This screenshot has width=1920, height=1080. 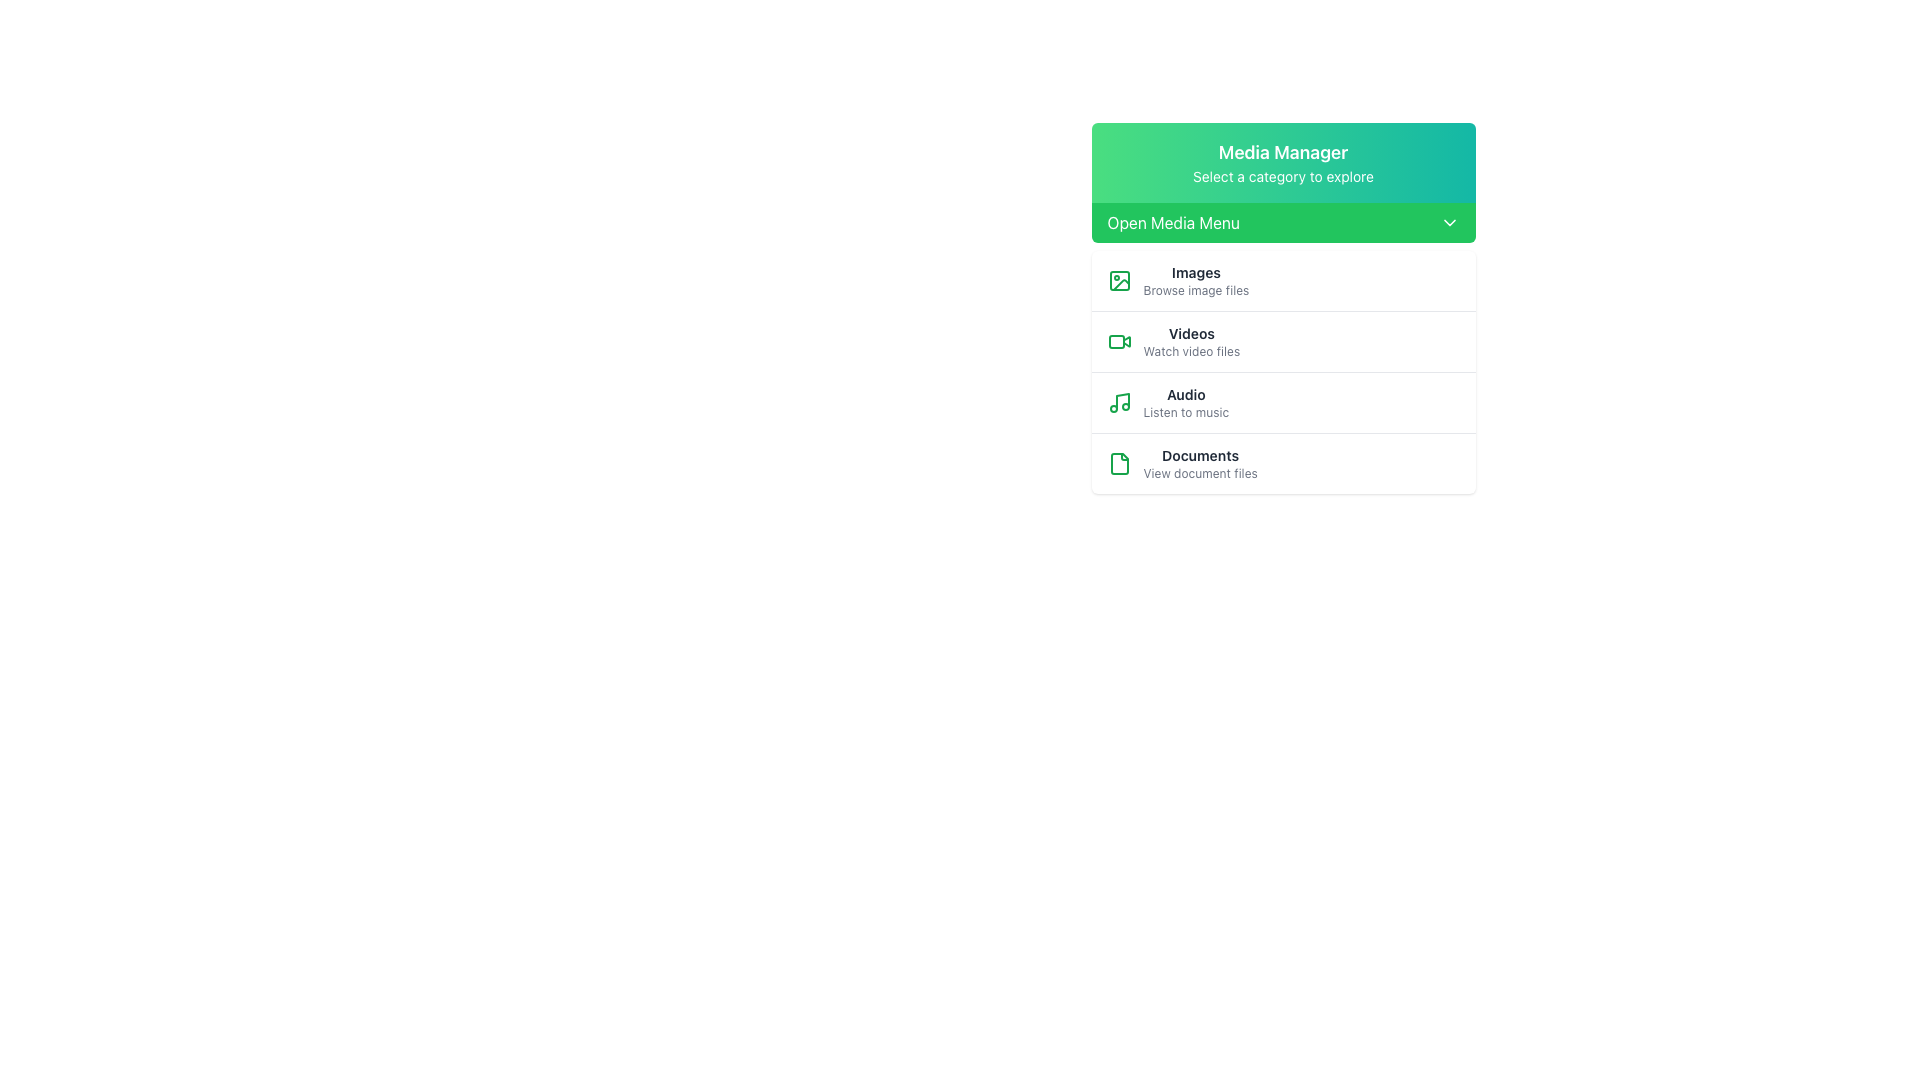 What do you see at coordinates (1118, 281) in the screenshot?
I see `the green outlined icon with a small circle and a diagonal line ending in a peak, located to the left of the 'Images' label in the 'Media Manager' section` at bounding box center [1118, 281].